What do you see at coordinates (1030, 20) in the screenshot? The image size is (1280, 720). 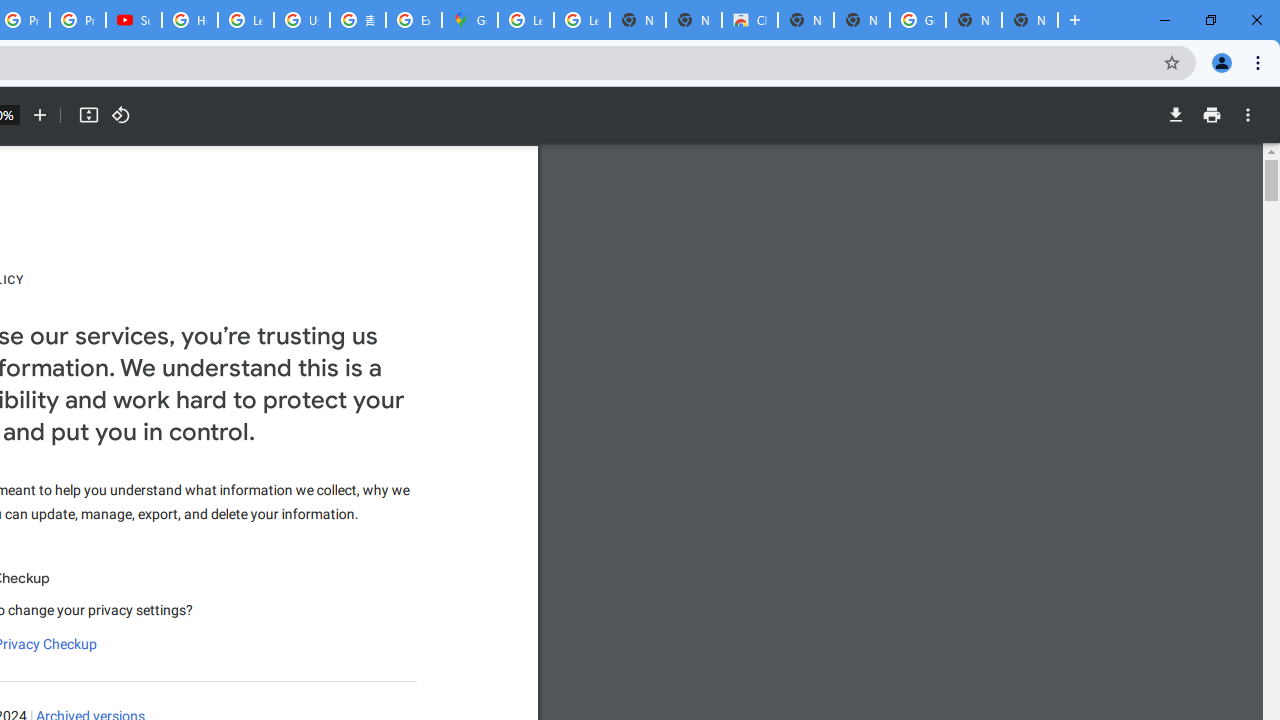 I see `'New Tab'` at bounding box center [1030, 20].